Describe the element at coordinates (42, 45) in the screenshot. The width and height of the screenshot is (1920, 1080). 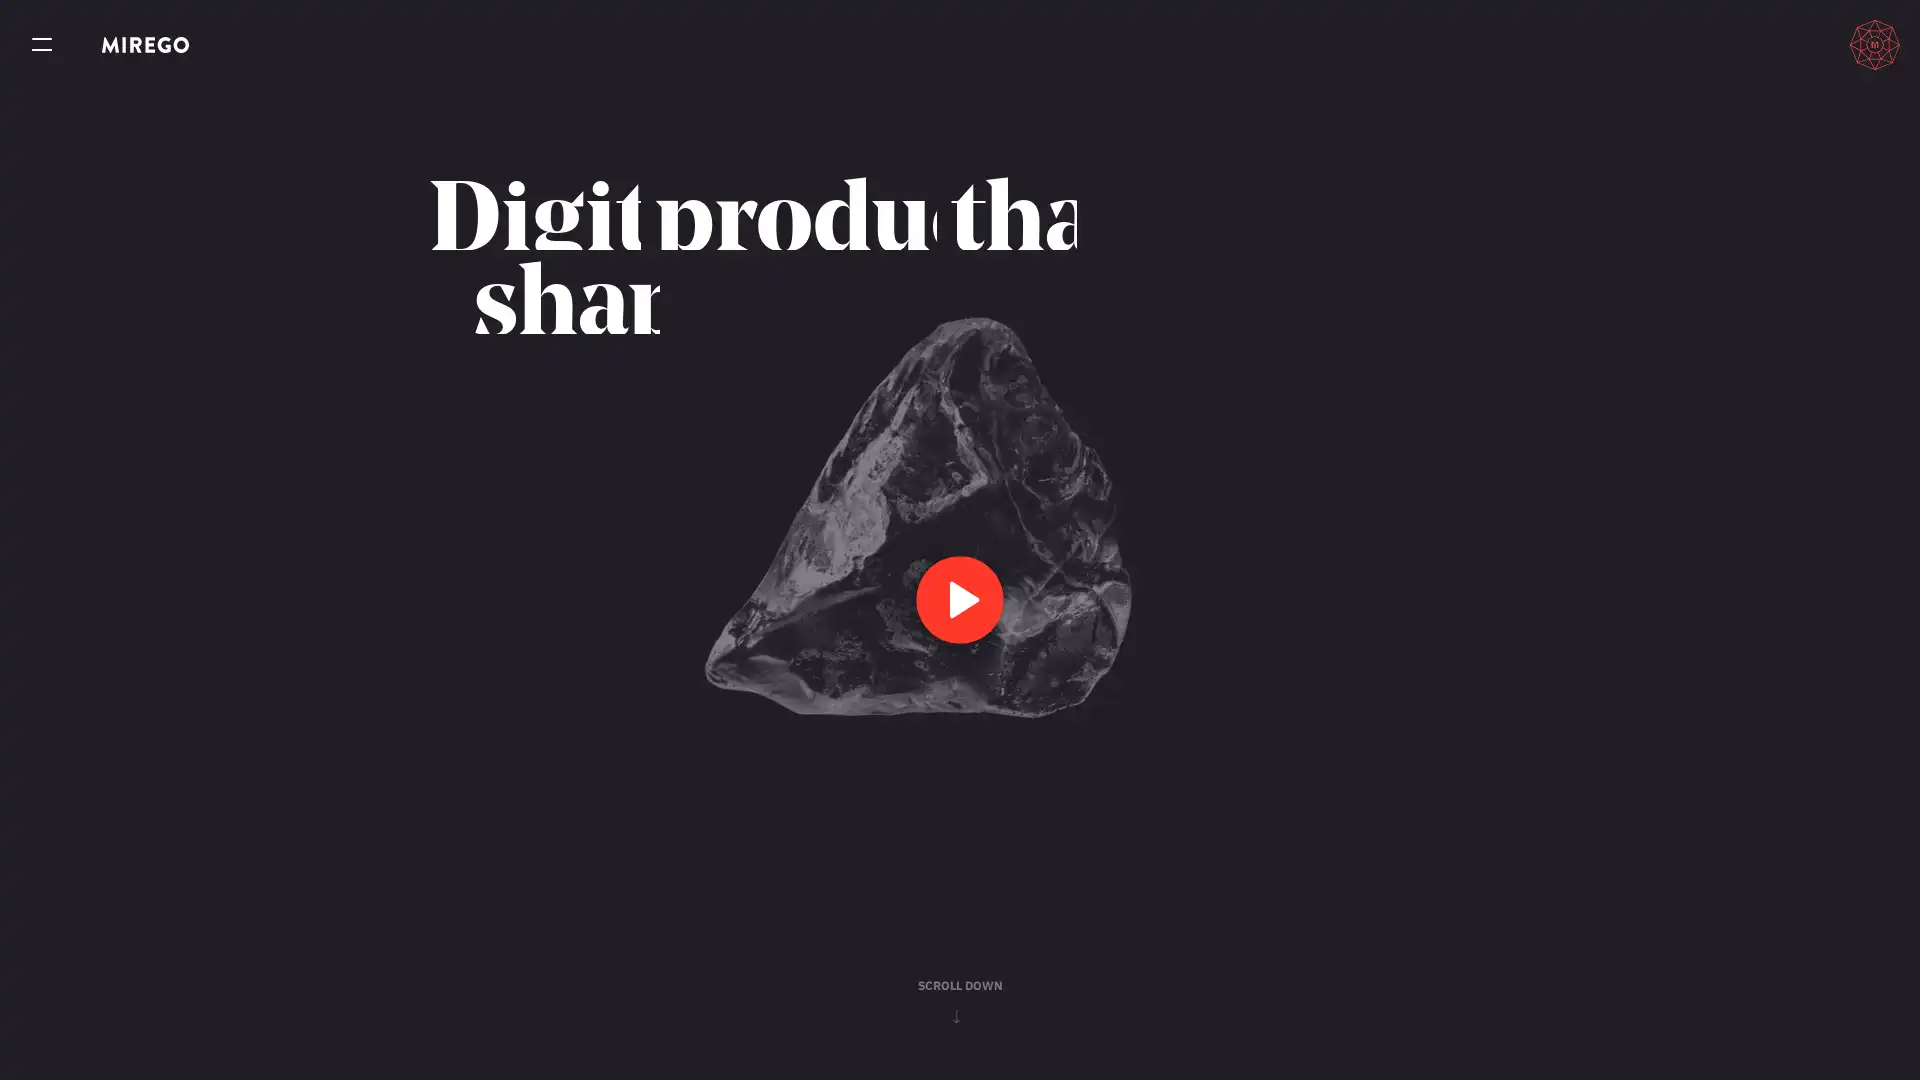
I see `See navigation` at that location.